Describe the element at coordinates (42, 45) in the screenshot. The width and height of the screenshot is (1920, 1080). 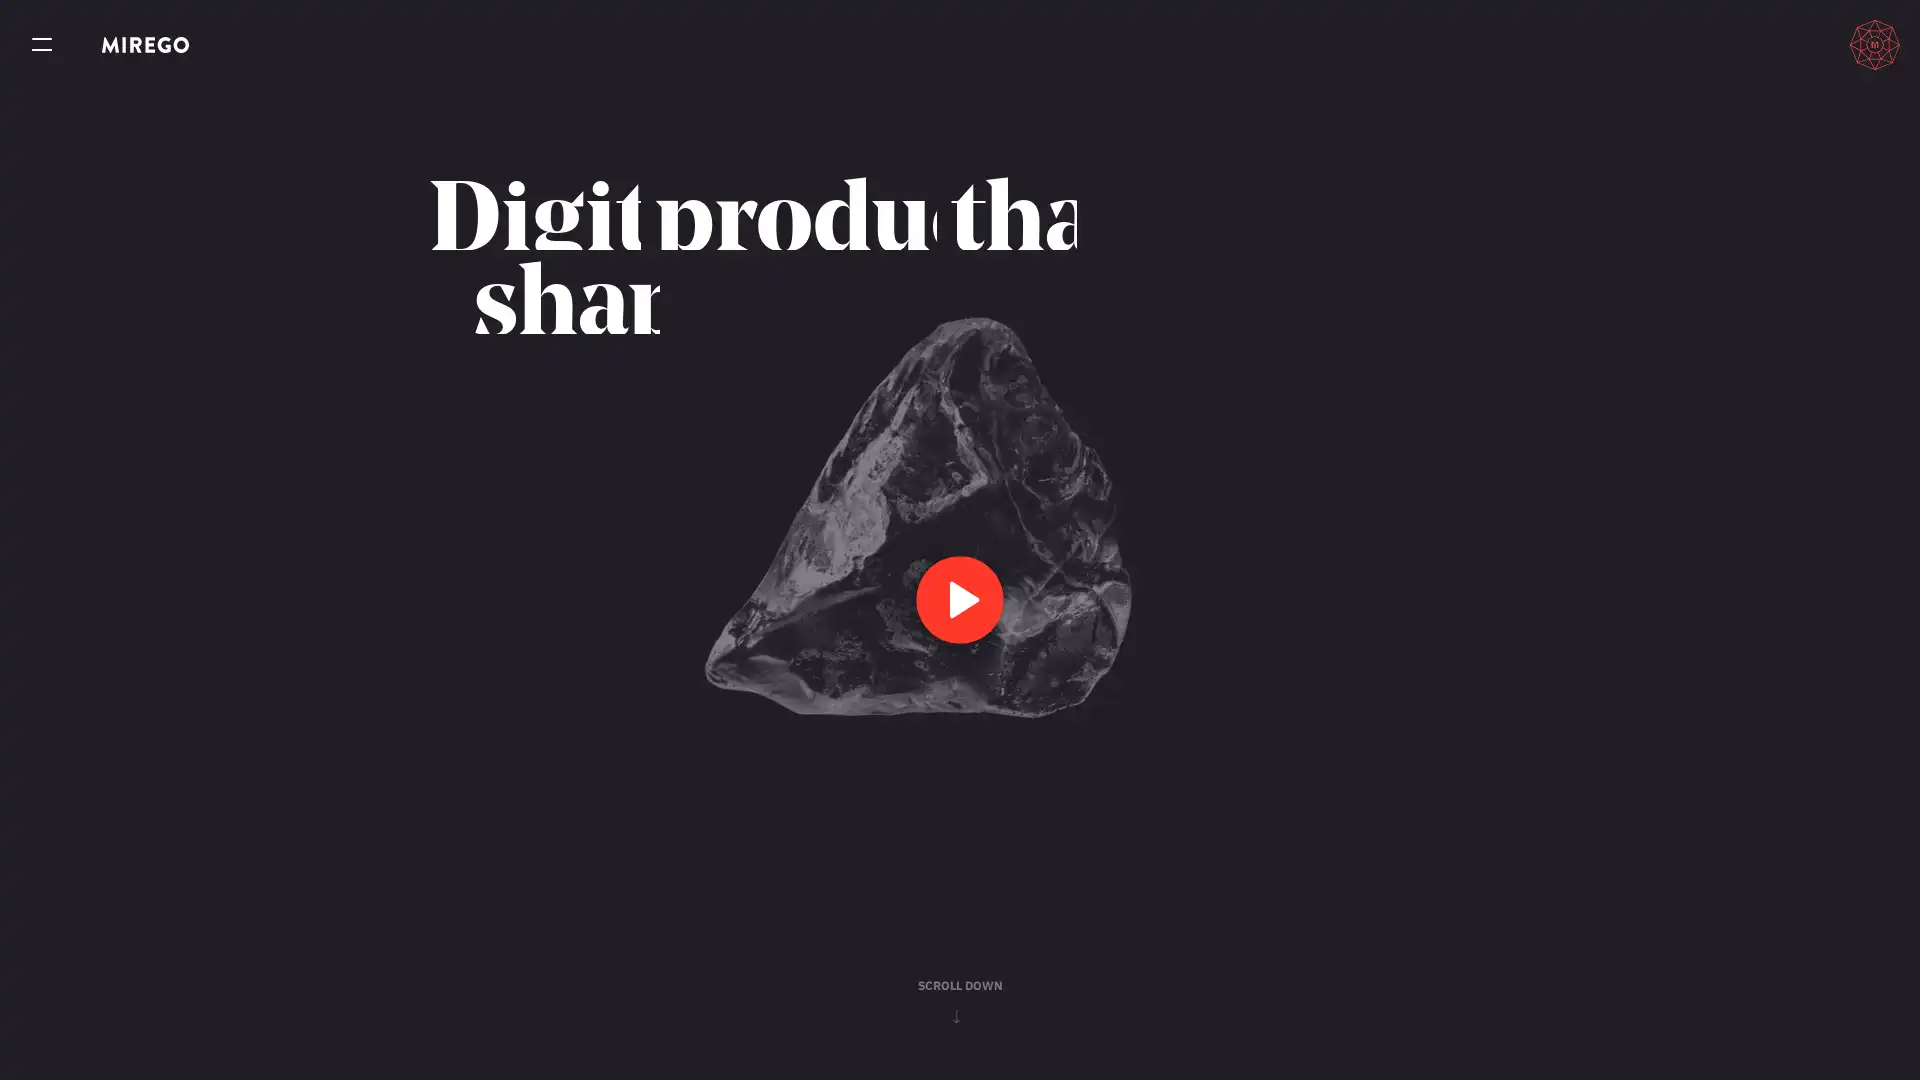
I see `See navigation` at that location.